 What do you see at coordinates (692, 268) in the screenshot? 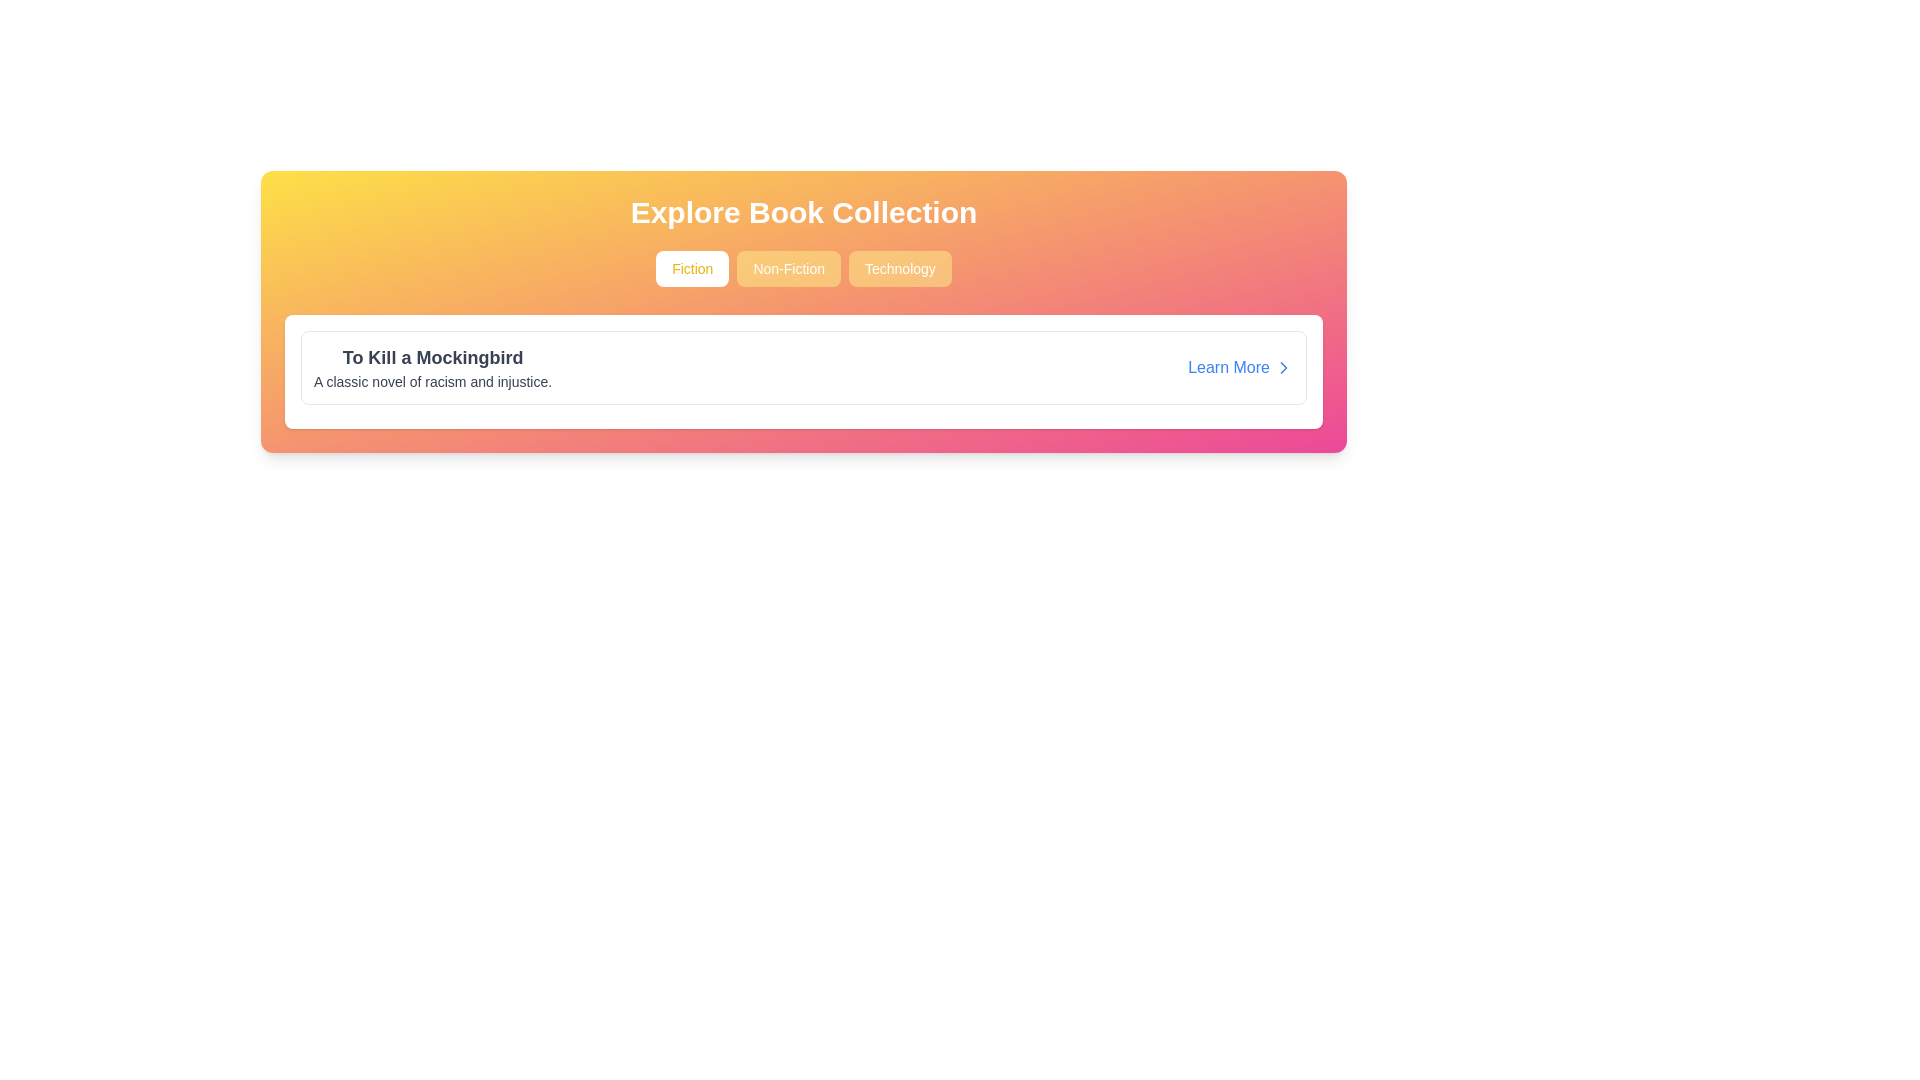
I see `the 'Fiction' books filter button, which is the leftmost button in a horizontal row of three buttons above the book details card` at bounding box center [692, 268].